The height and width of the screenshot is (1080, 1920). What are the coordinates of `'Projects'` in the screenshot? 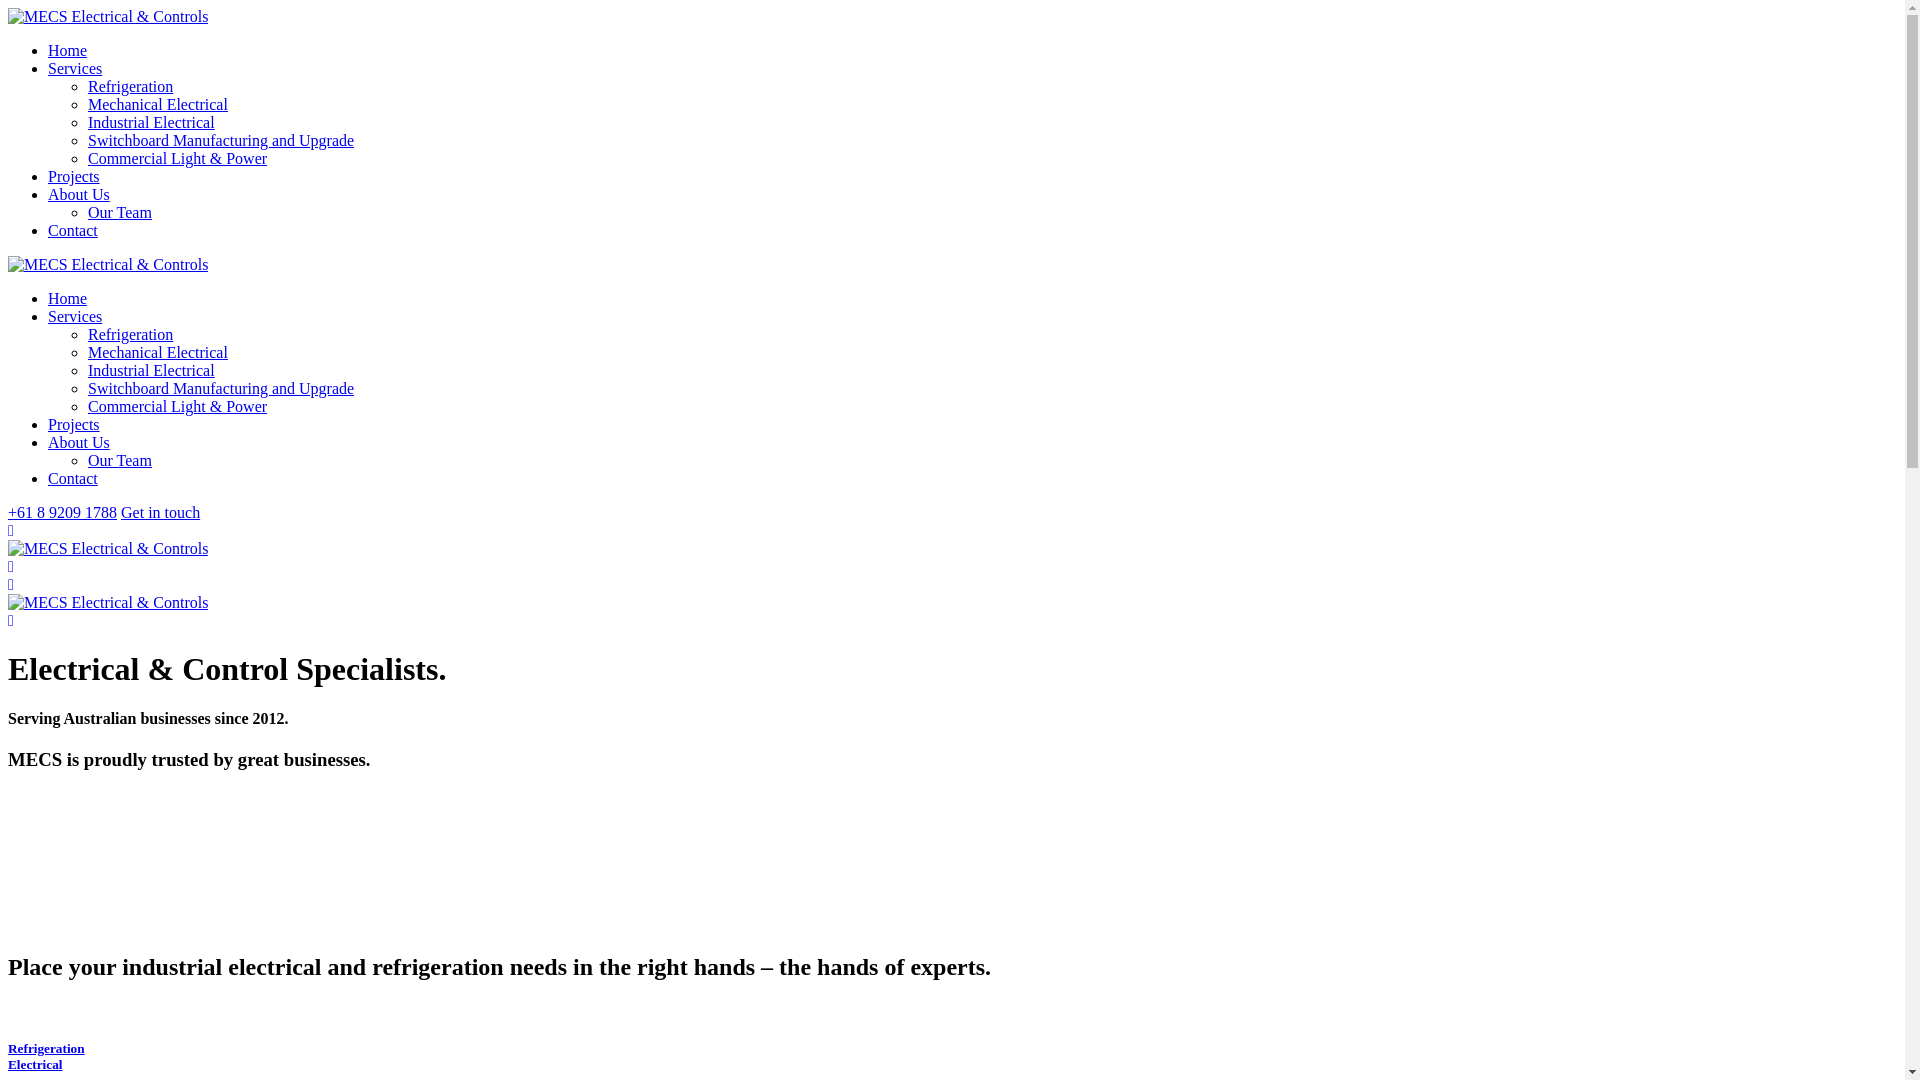 It's located at (73, 423).